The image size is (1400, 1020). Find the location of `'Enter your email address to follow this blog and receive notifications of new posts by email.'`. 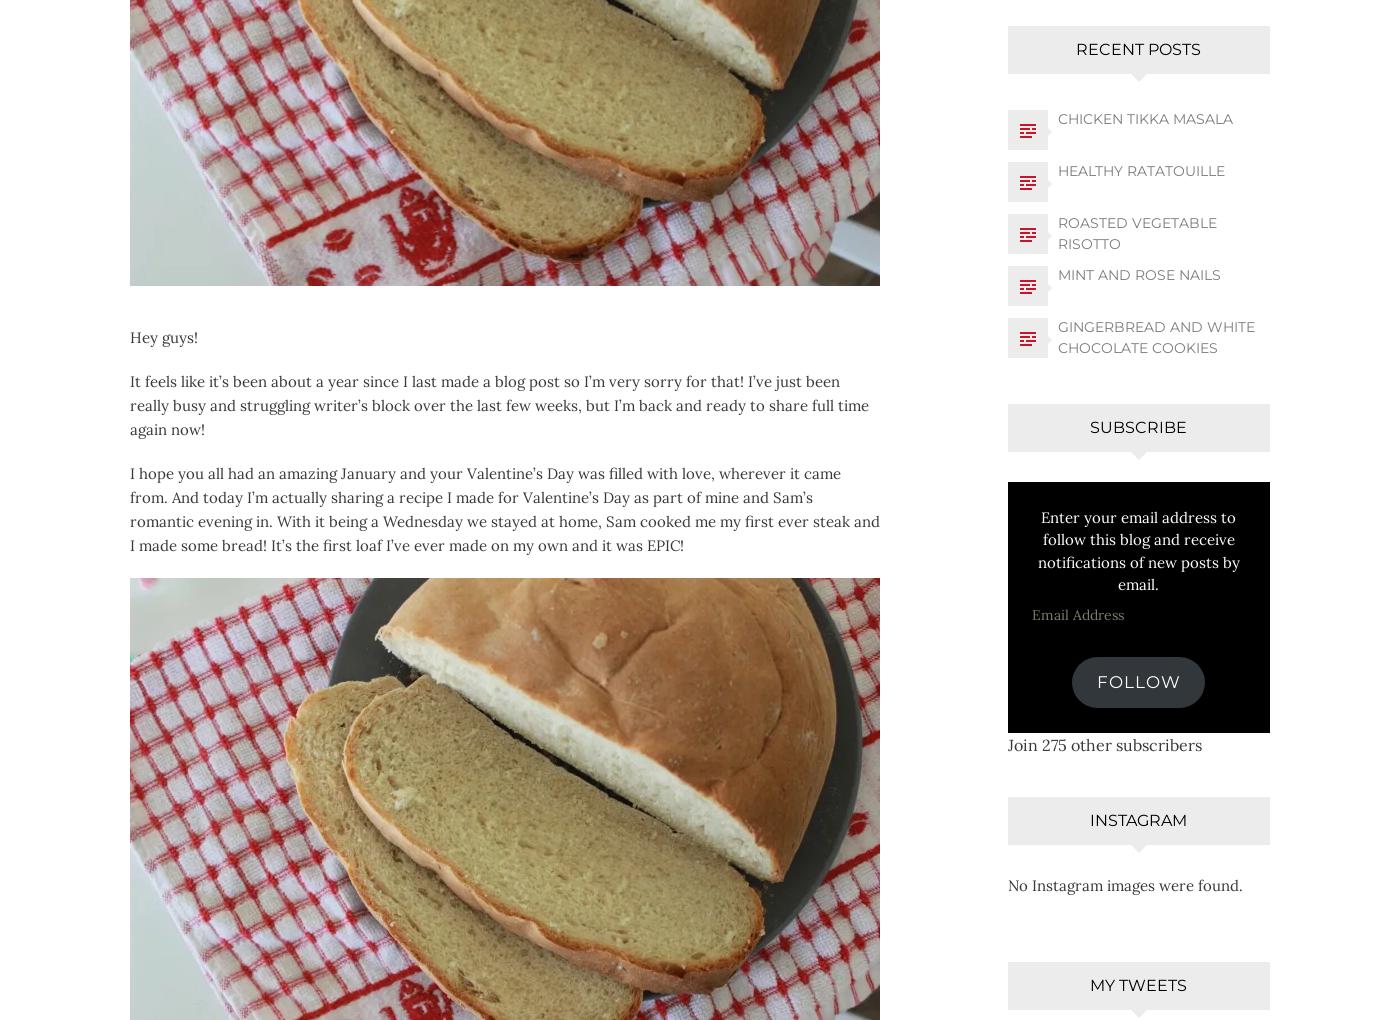

'Enter your email address to follow this blog and receive notifications of new posts by email.' is located at coordinates (1138, 549).